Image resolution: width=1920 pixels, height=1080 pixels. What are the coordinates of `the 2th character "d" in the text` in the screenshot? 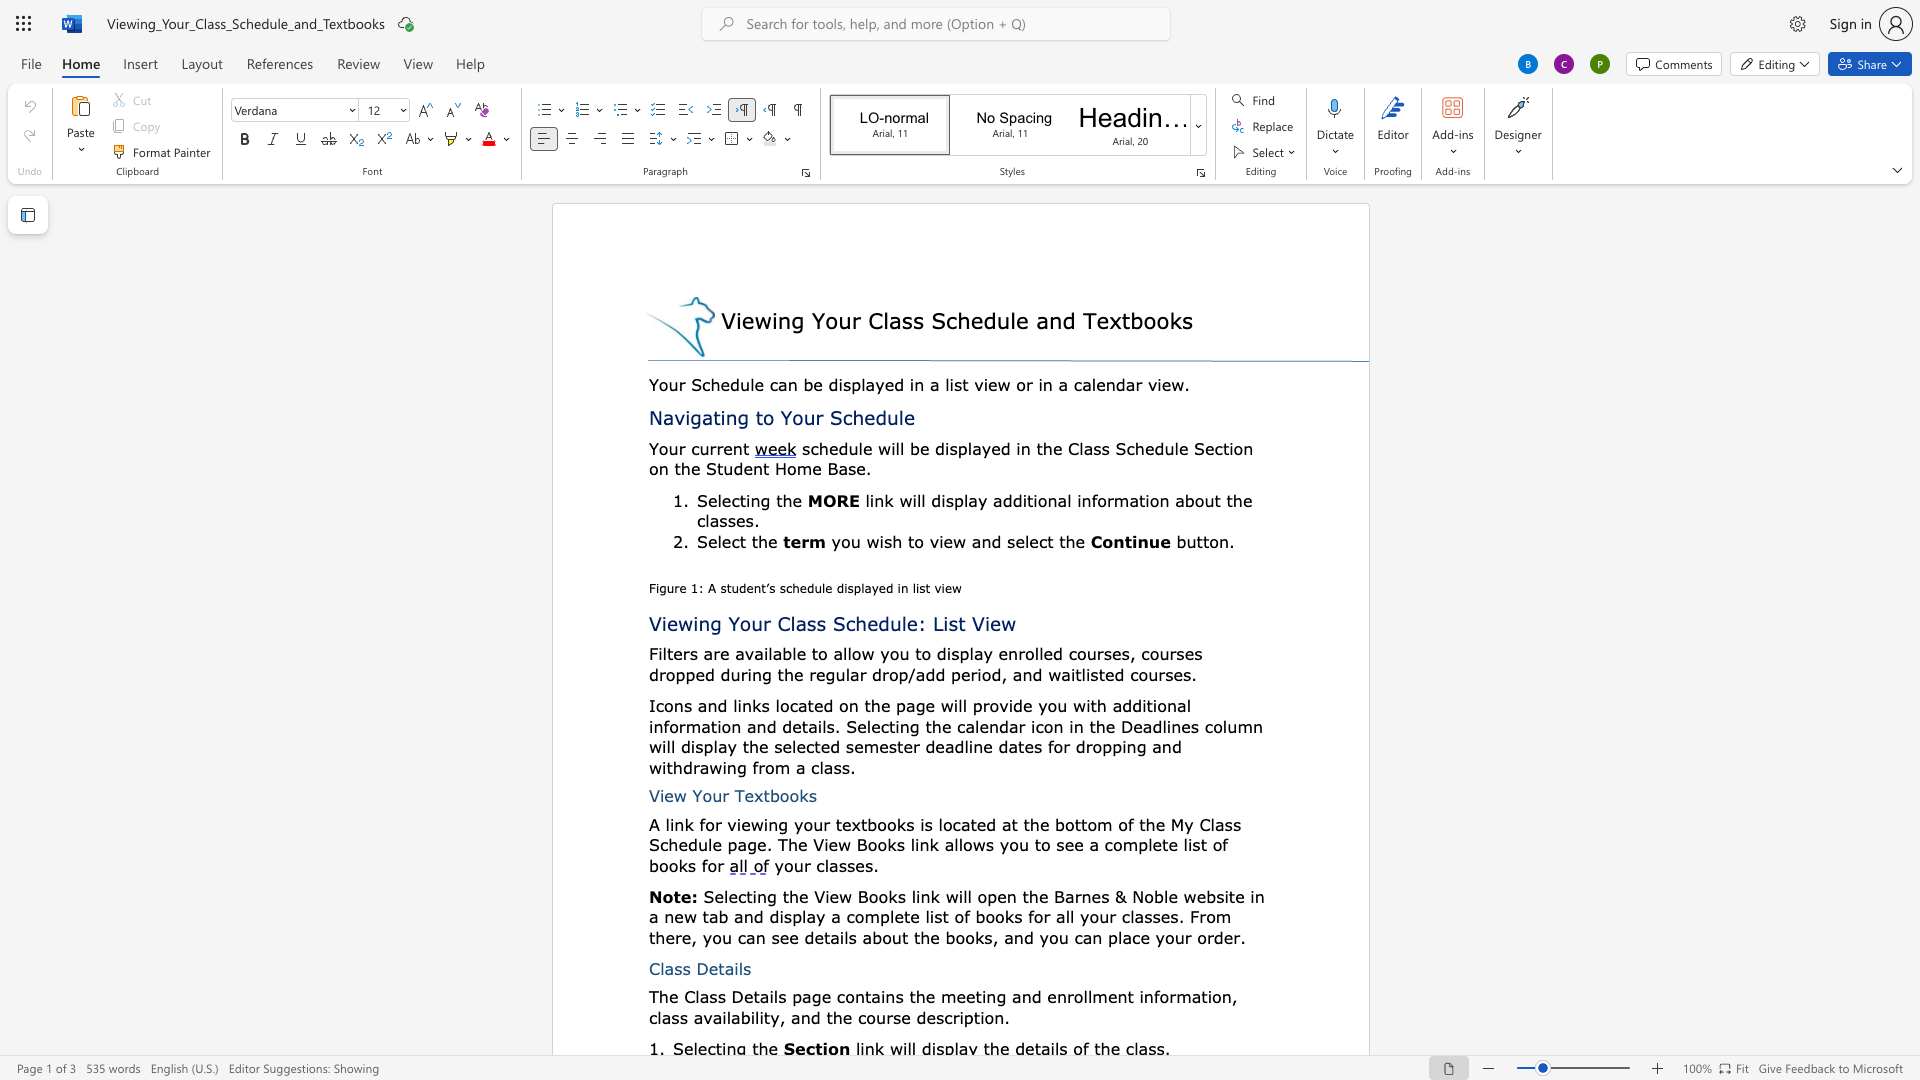 It's located at (810, 587).